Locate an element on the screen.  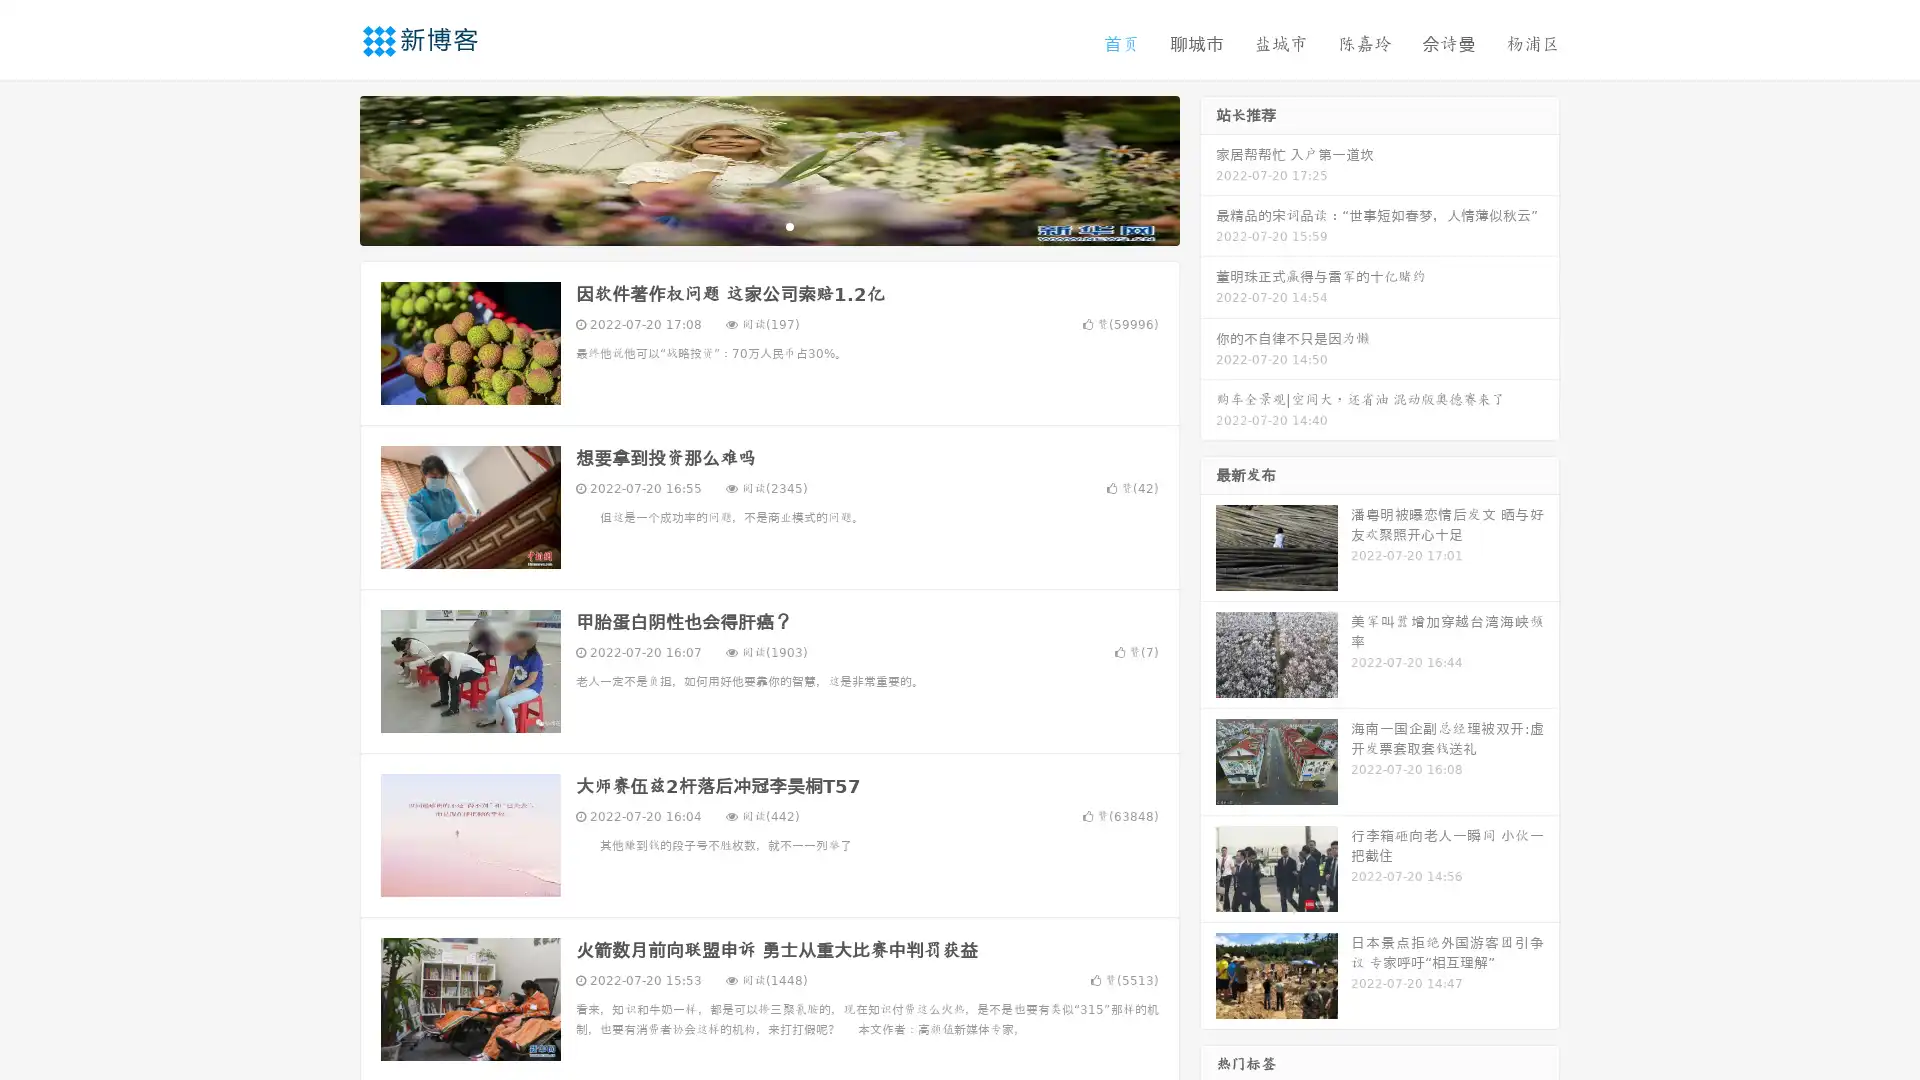
Previous slide is located at coordinates (330, 168).